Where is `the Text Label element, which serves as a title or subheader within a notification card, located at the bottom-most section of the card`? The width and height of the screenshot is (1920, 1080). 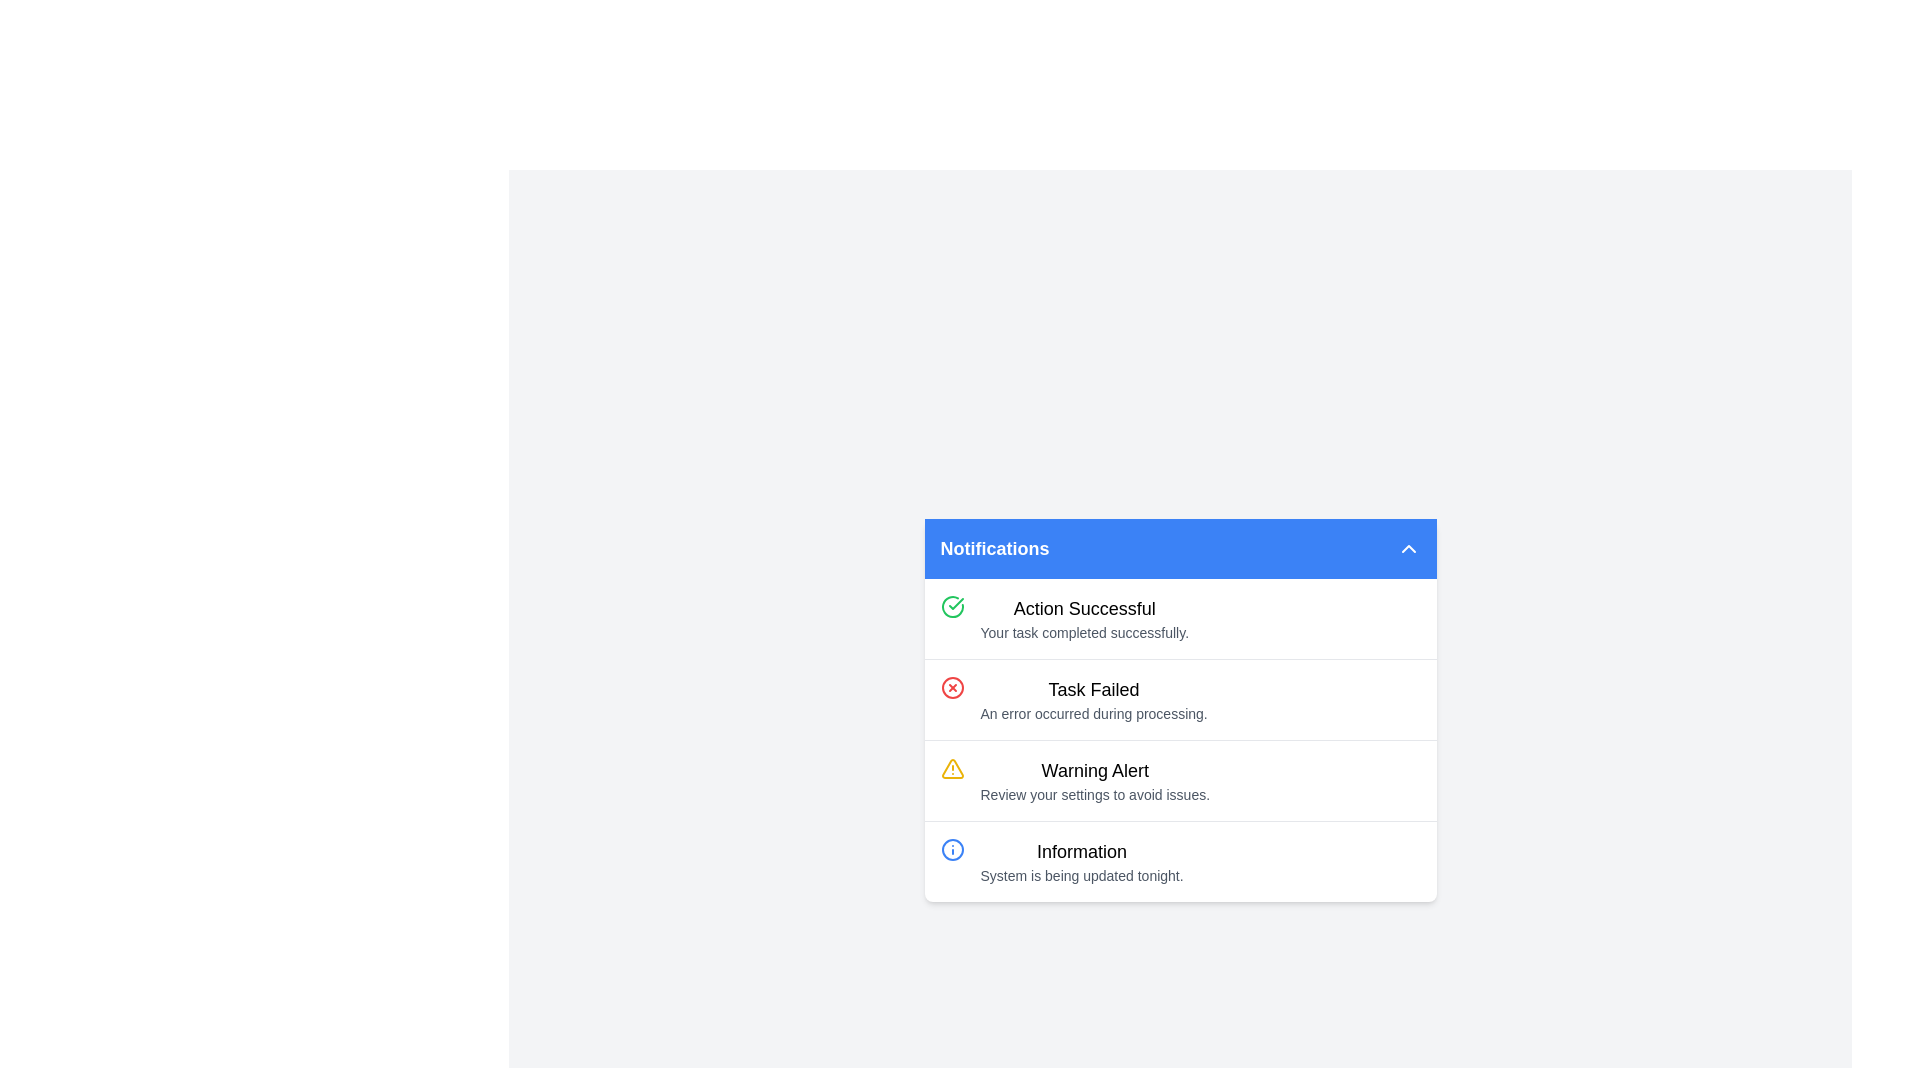 the Text Label element, which serves as a title or subheader within a notification card, located at the bottom-most section of the card is located at coordinates (1081, 851).